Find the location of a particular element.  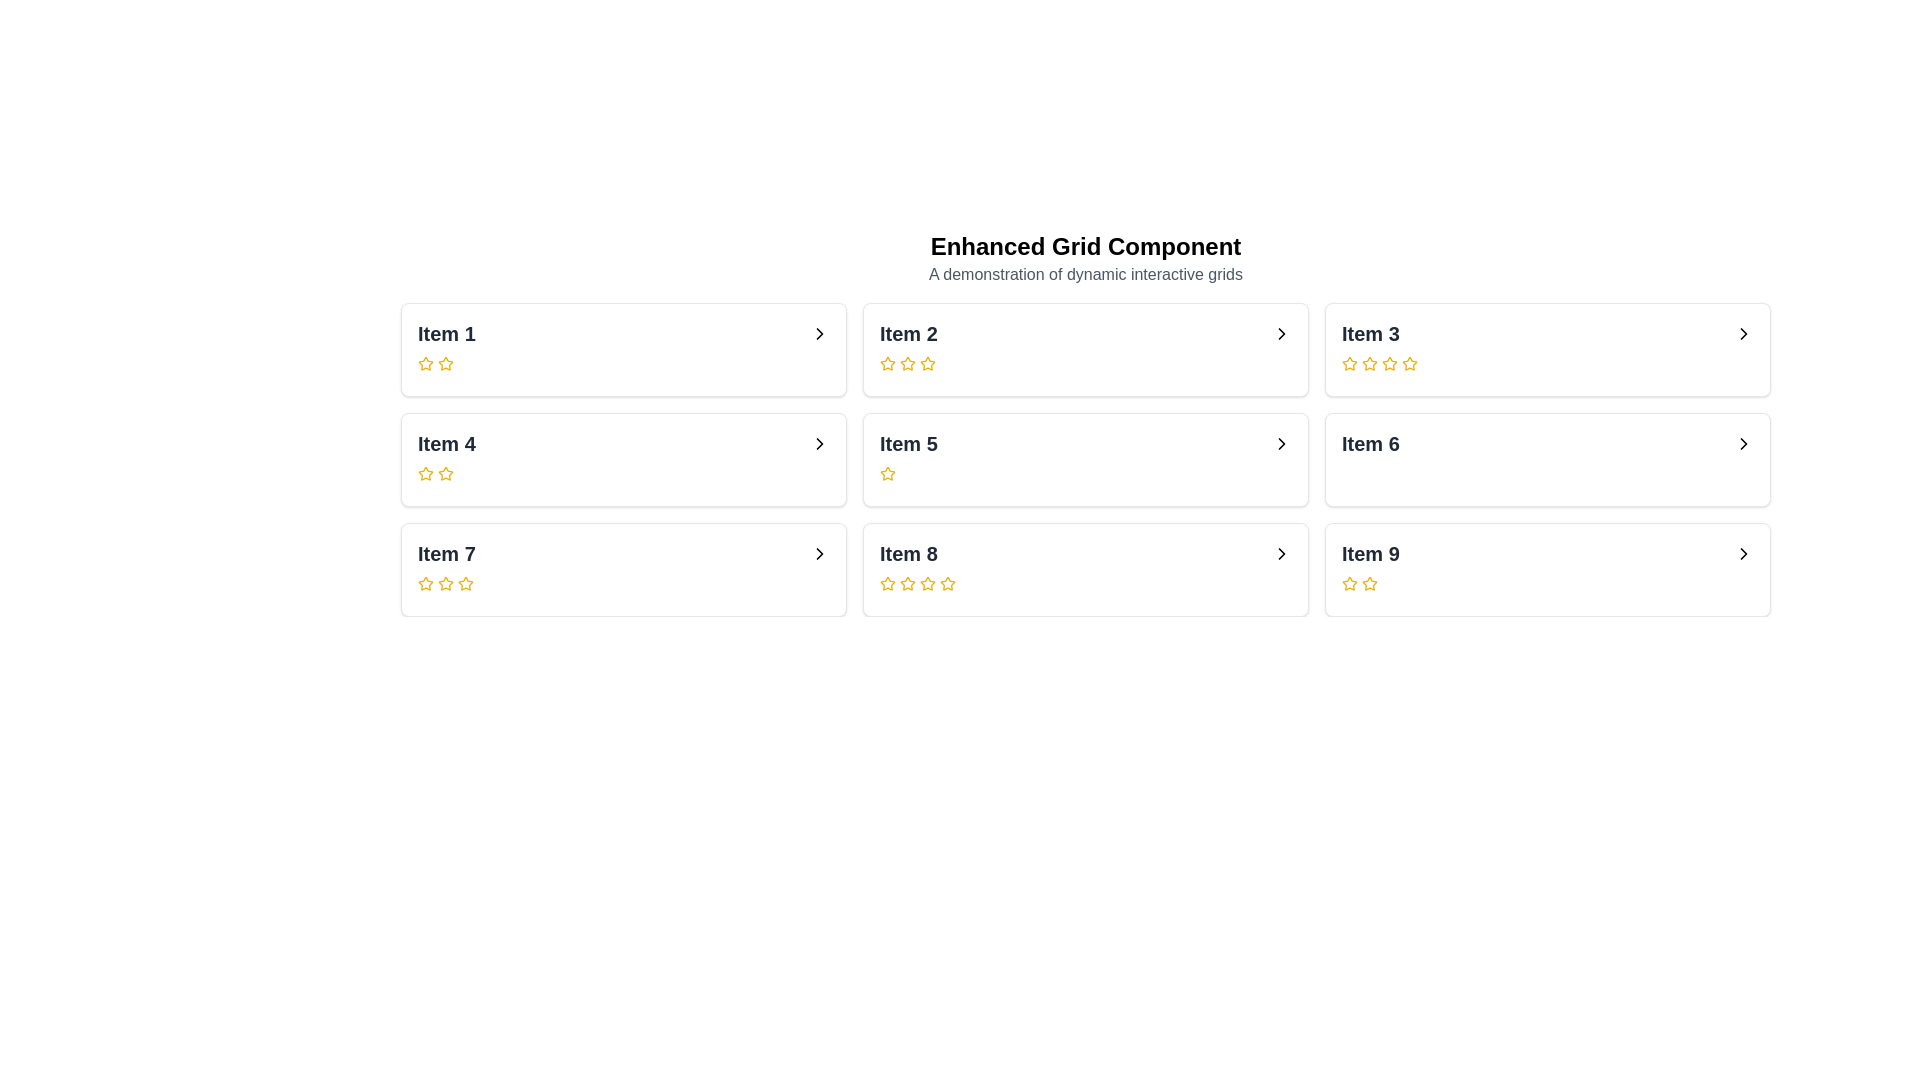

the rating value of the rating star component for 'Item 4', located below the title and above the right-facing arrow in the card area is located at coordinates (623, 474).